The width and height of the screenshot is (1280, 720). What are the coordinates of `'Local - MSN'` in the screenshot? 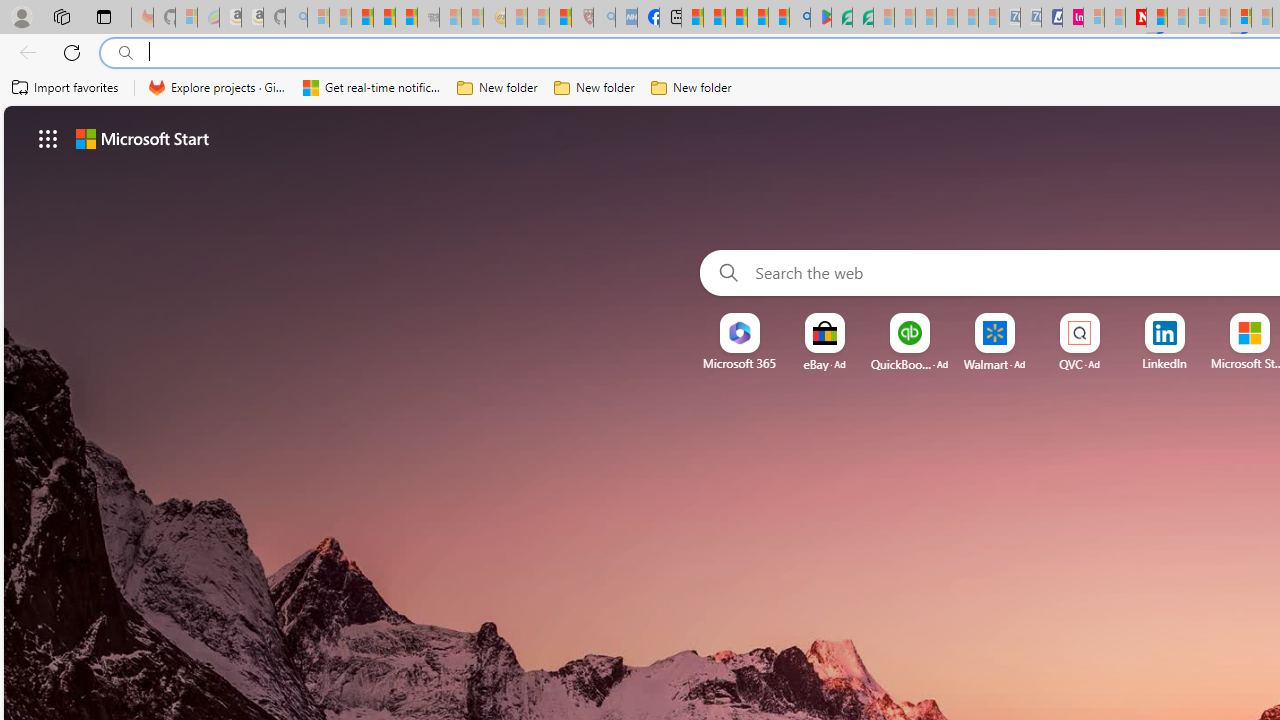 It's located at (560, 17).